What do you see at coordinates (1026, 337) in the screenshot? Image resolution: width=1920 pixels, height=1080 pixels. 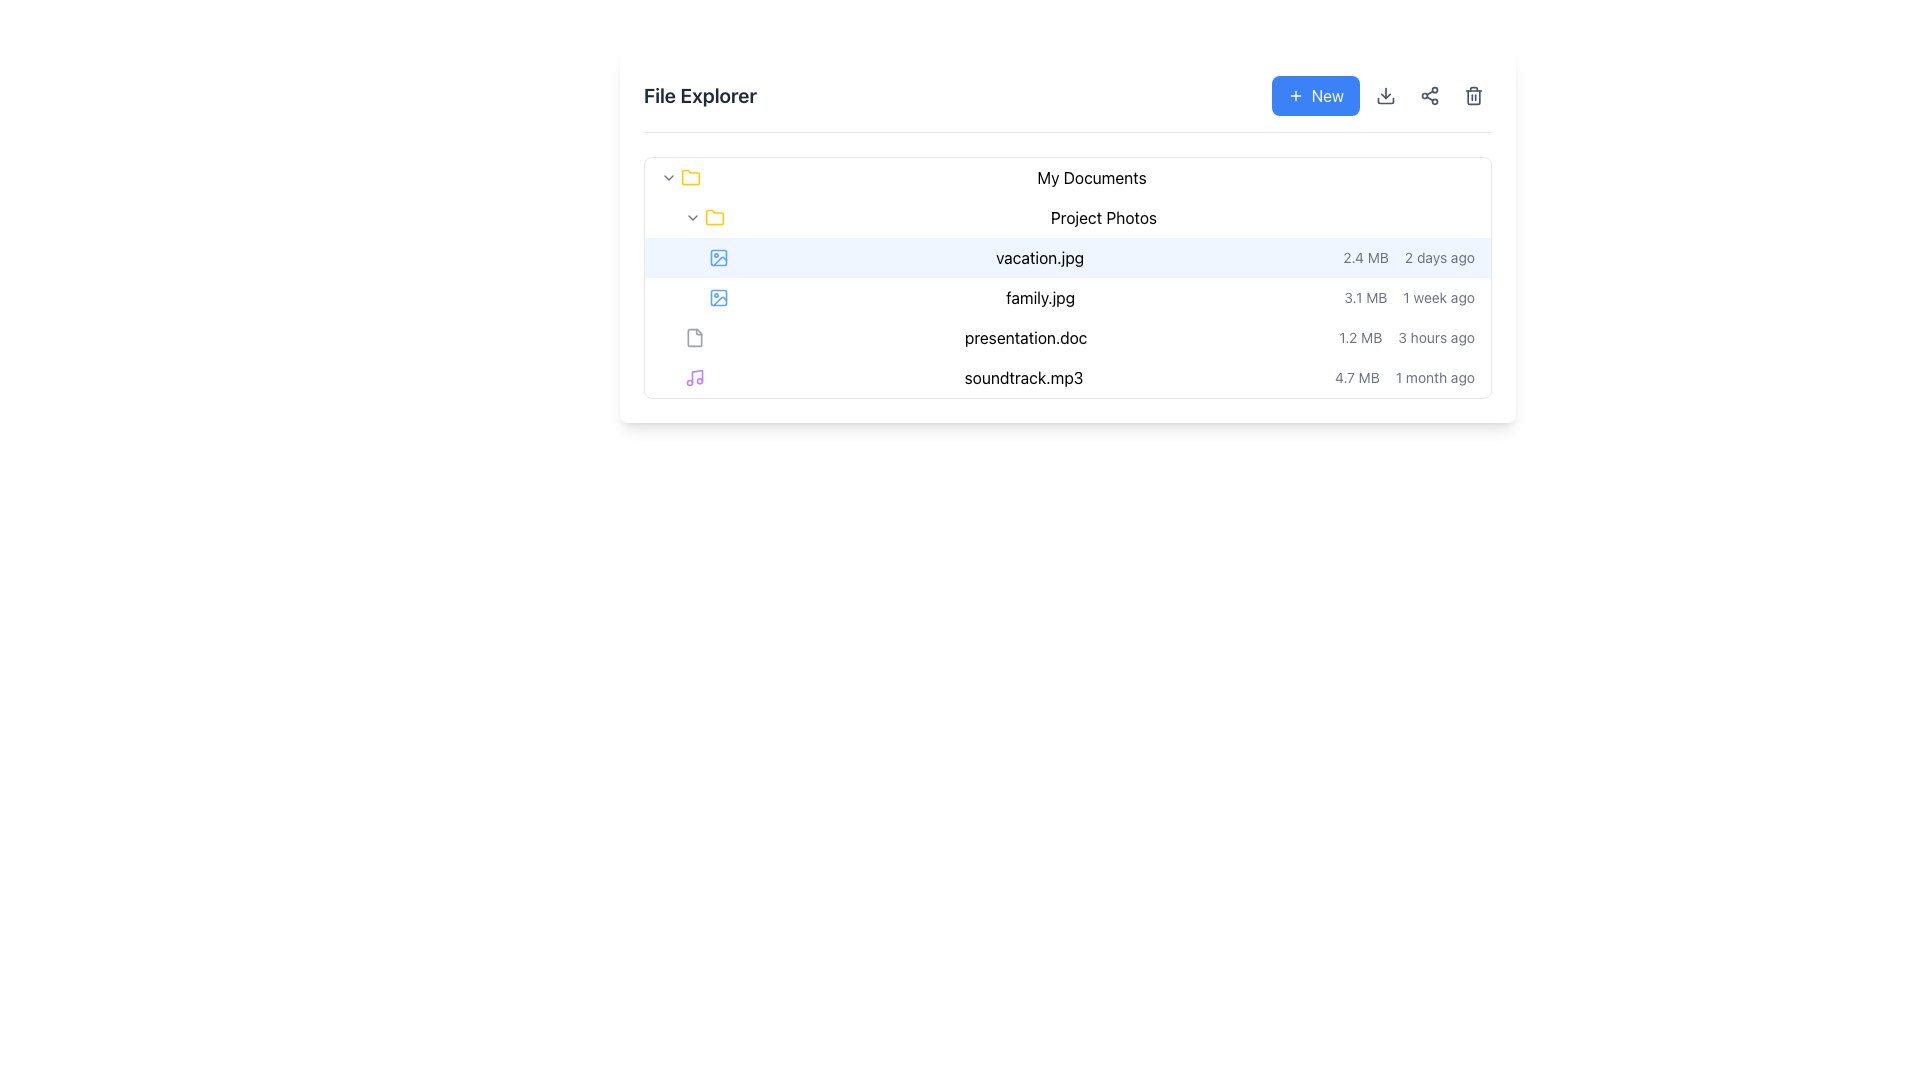 I see `the filename label in the third row of the file listing in the 'File Explorer' layout, located between the file icon and the file size/timestamp information` at bounding box center [1026, 337].